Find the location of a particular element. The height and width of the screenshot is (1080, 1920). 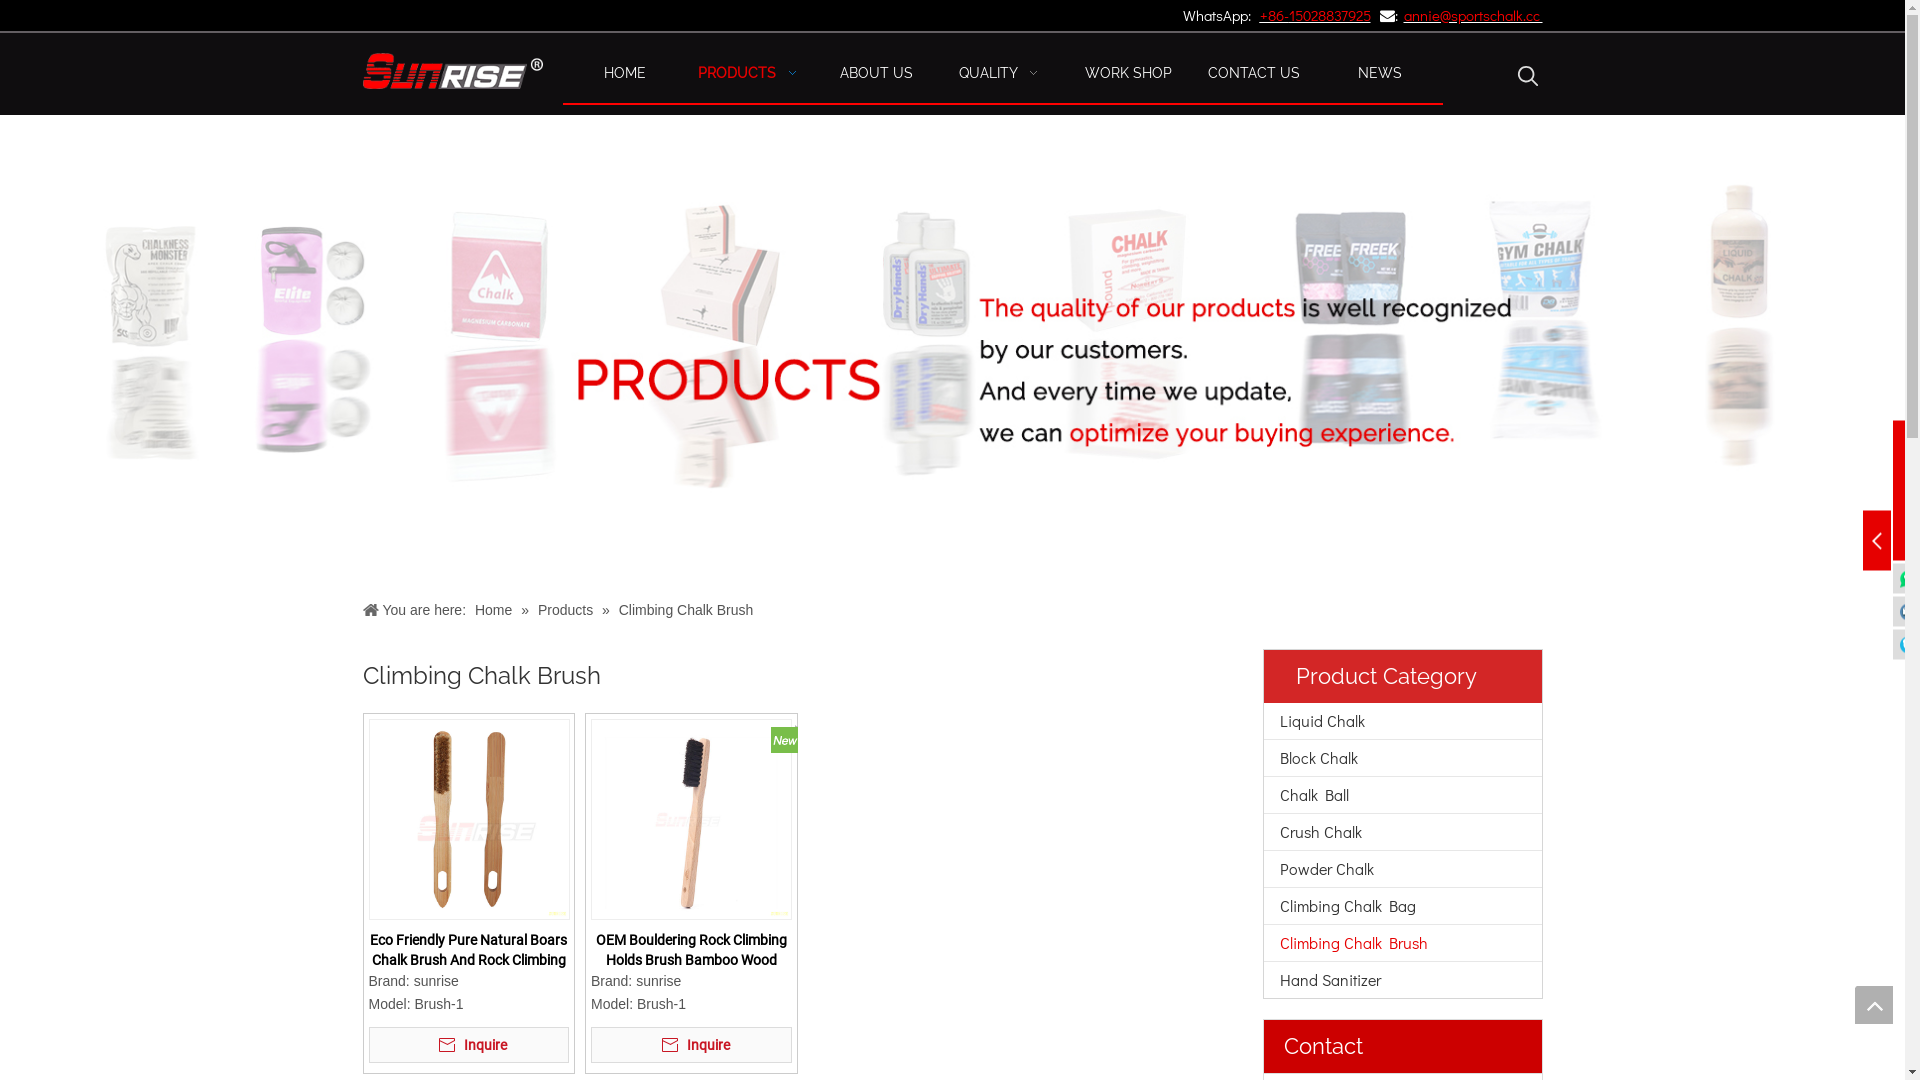

'QUALITY  ' is located at coordinates (1003, 72).